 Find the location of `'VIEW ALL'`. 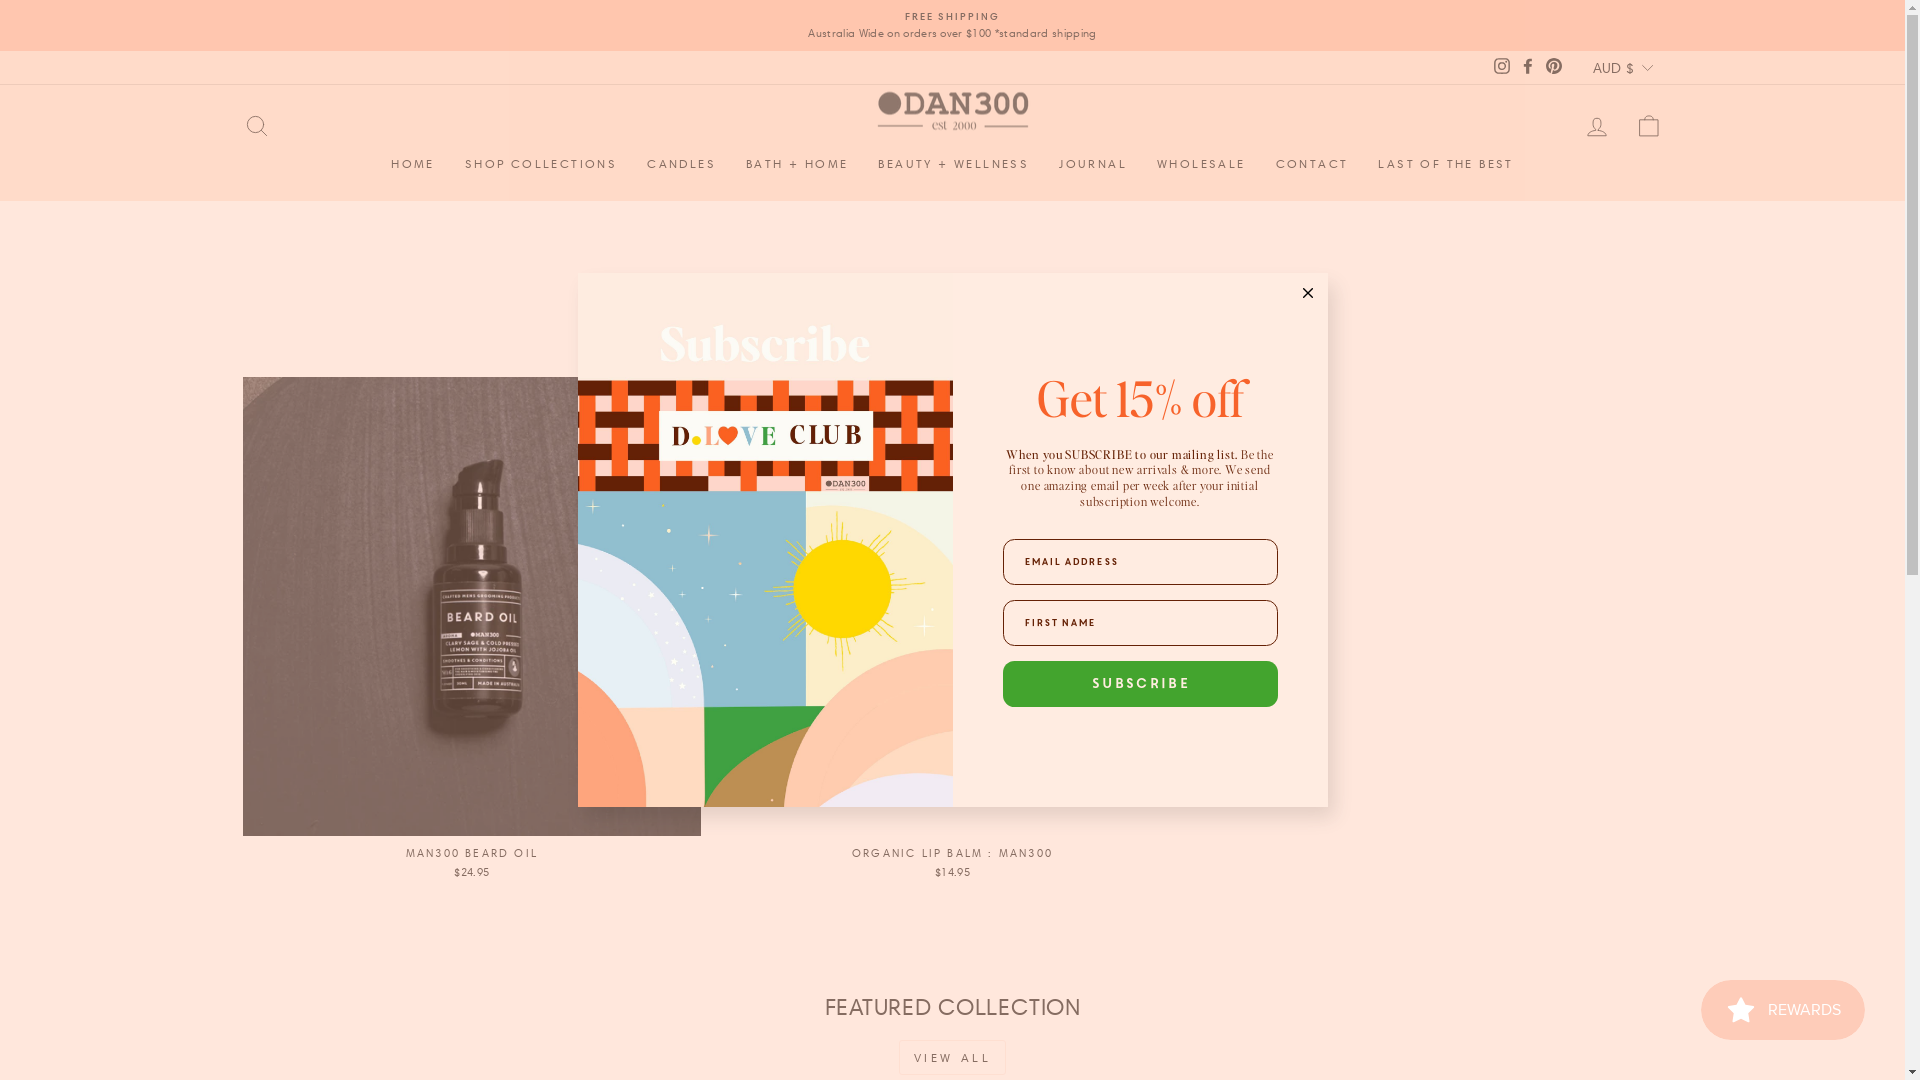

'VIEW ALL' is located at coordinates (952, 1056).